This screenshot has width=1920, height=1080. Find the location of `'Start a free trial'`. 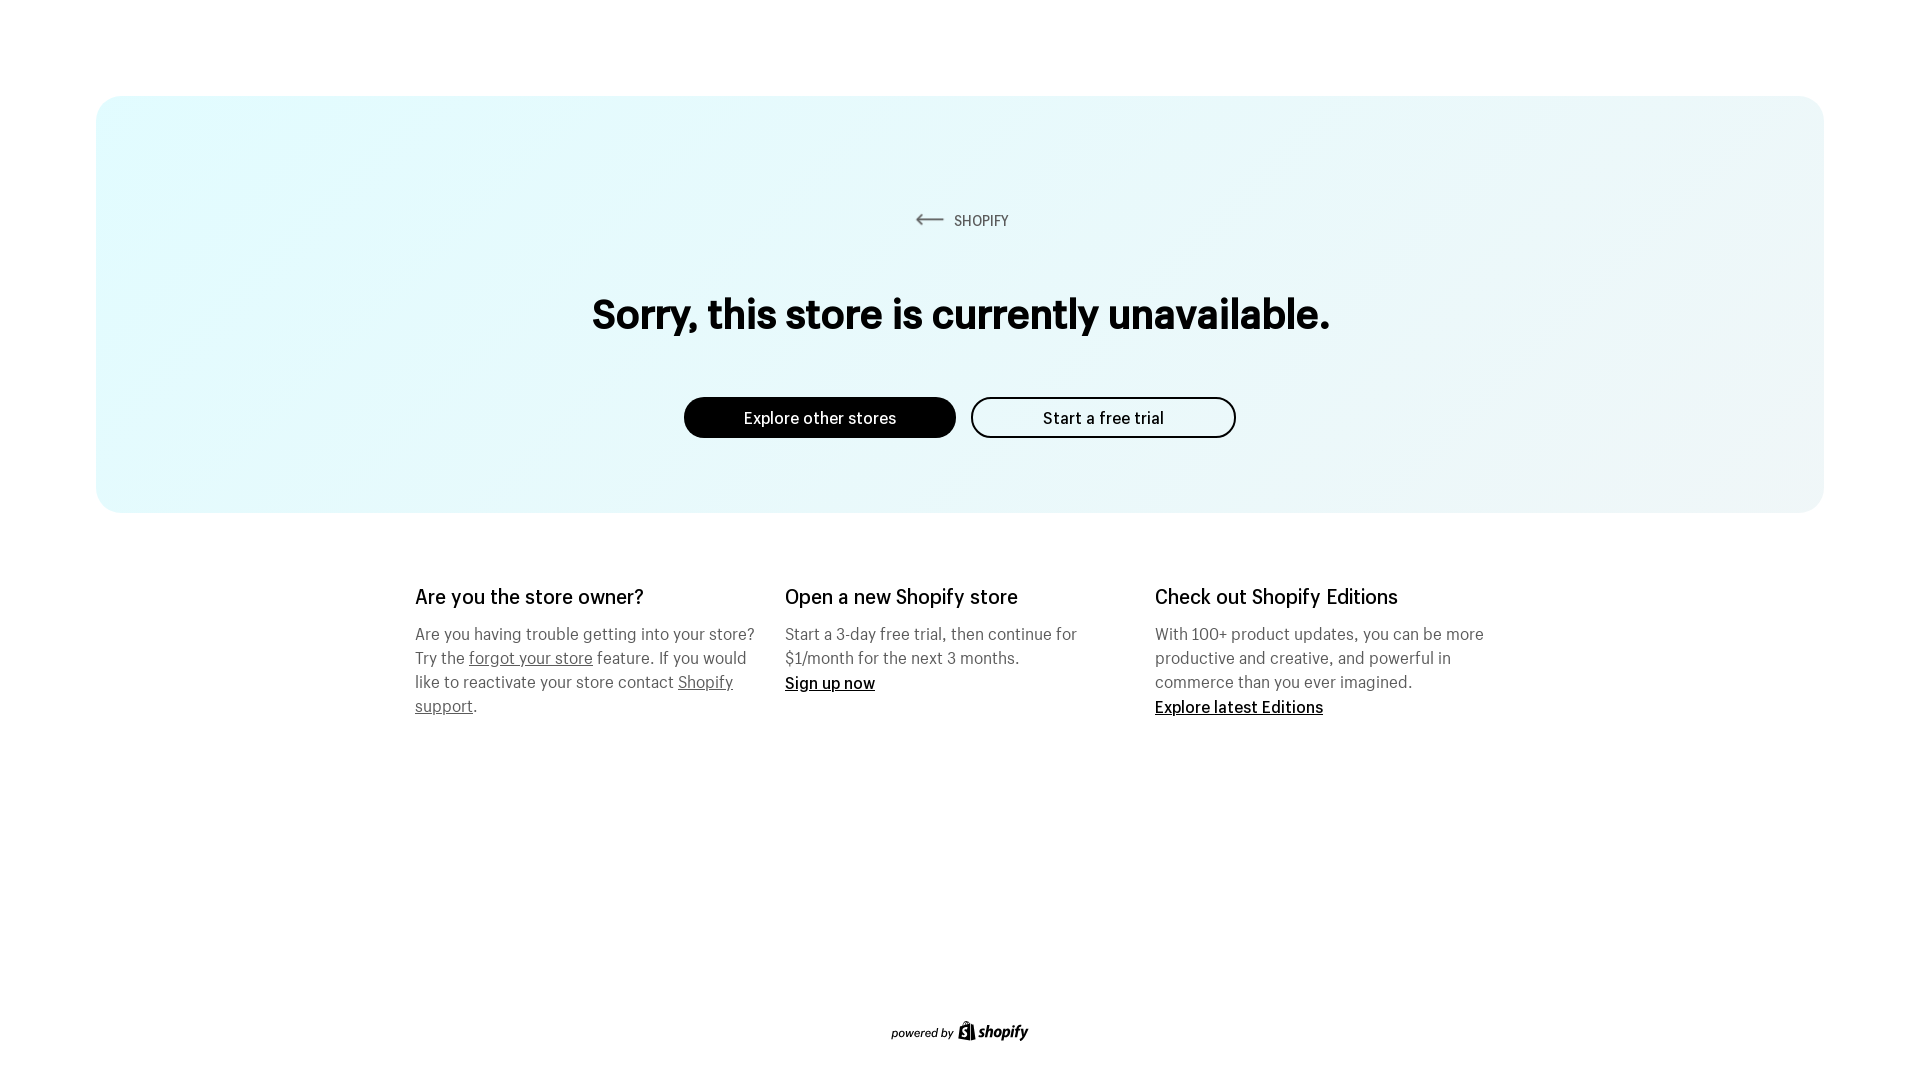

'Start a free trial' is located at coordinates (1102, 416).